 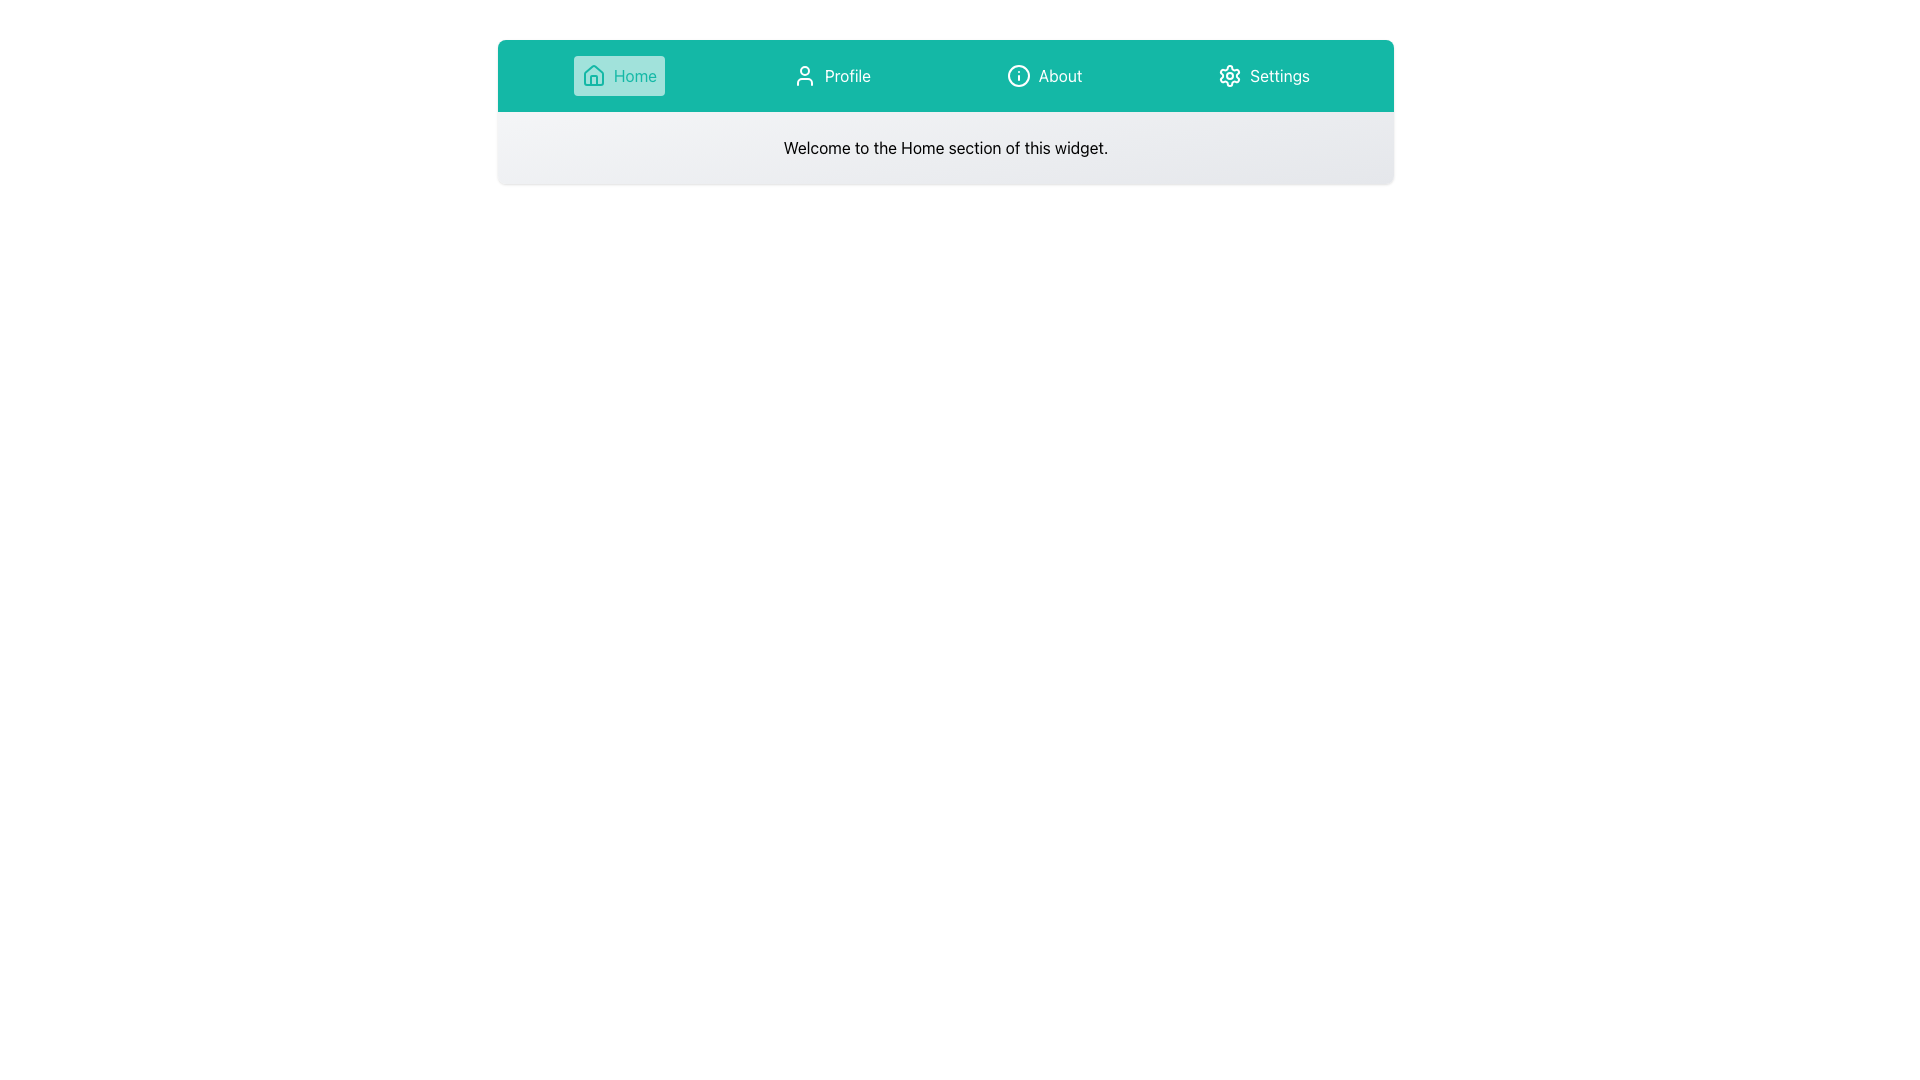 What do you see at coordinates (847, 75) in the screenshot?
I see `text 'Profile' displayed in white on a teal background within the top navigation bar, located to the right of the user icon` at bounding box center [847, 75].